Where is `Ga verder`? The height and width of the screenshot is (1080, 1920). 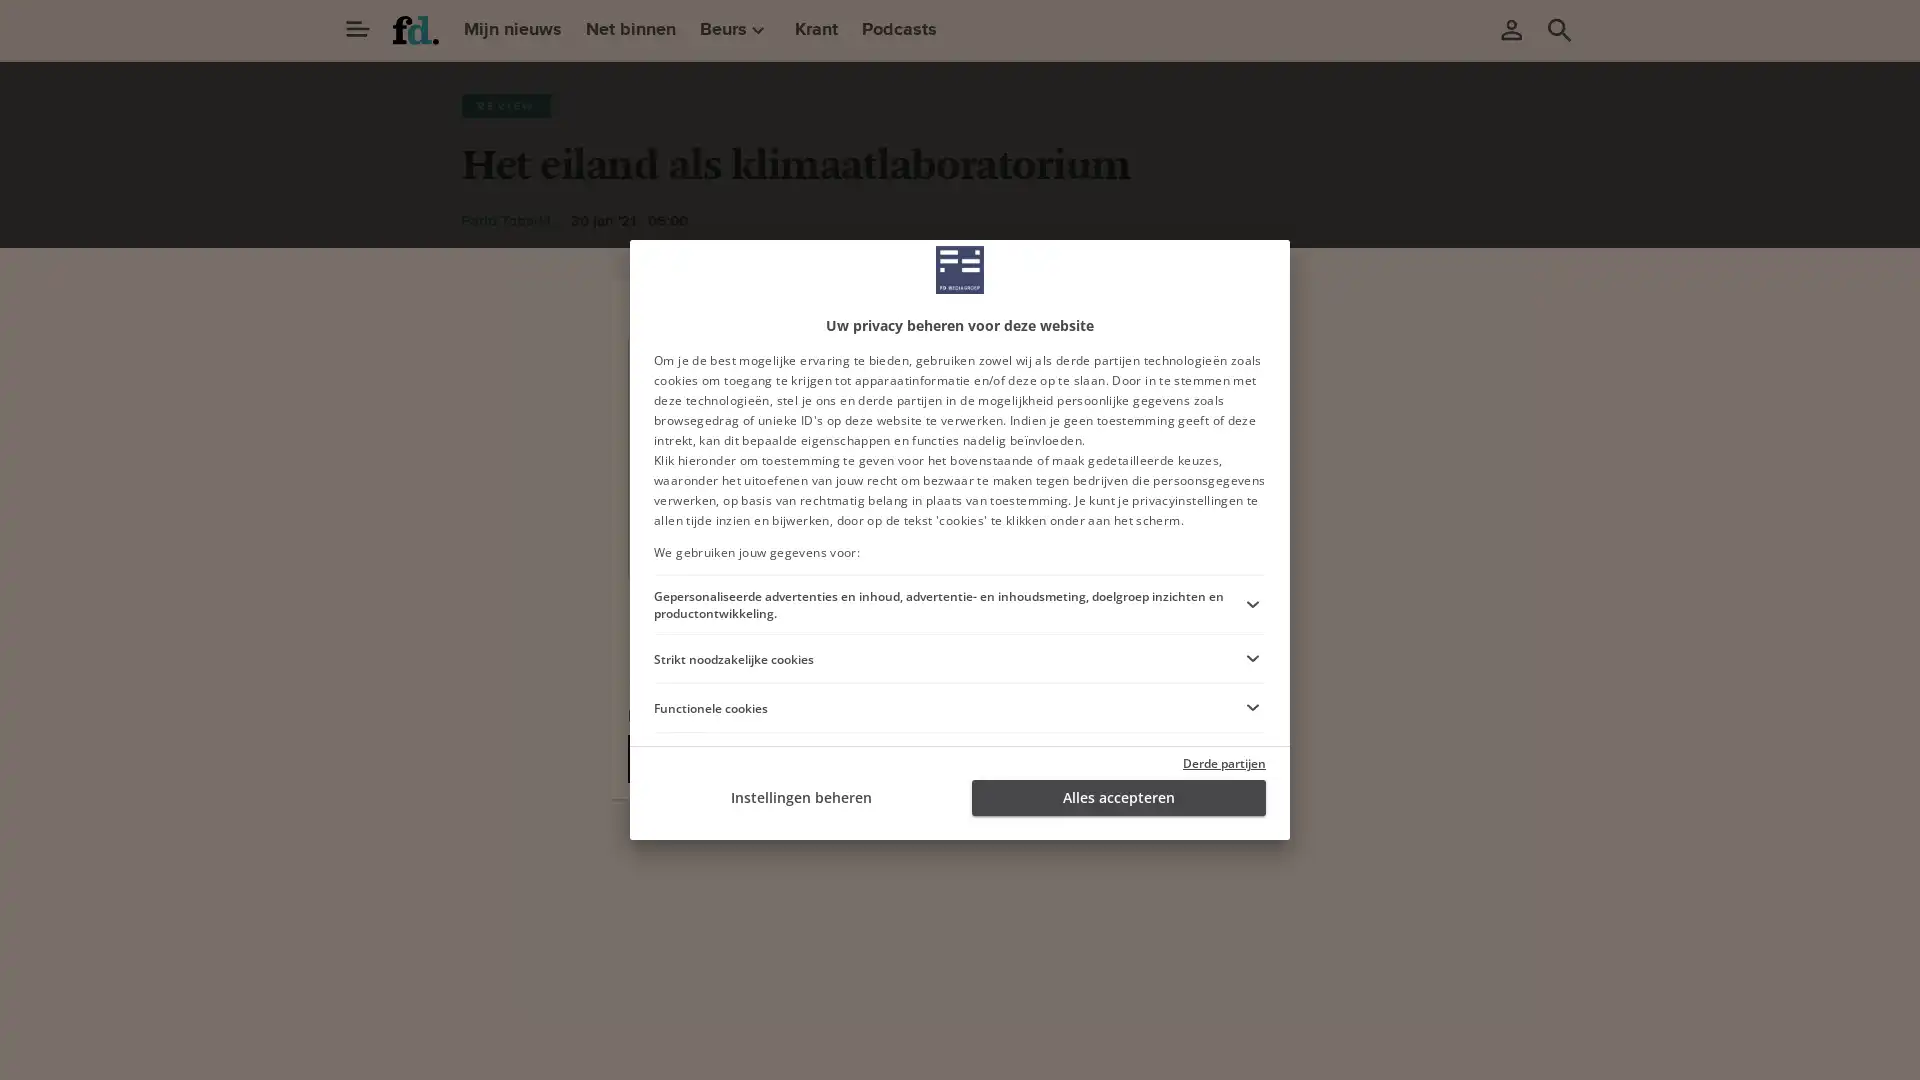
Ga verder is located at coordinates (801, 538).